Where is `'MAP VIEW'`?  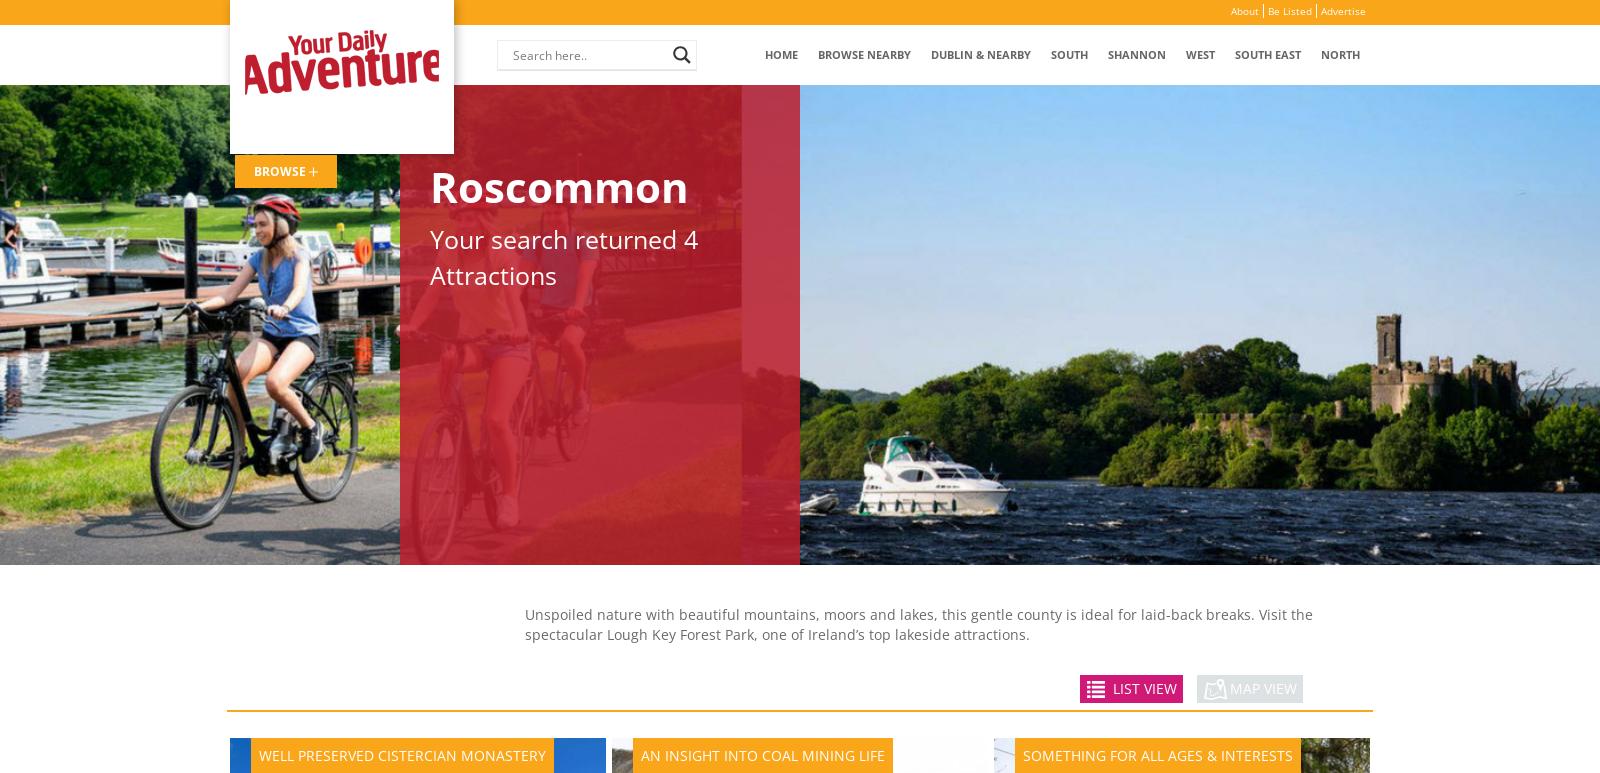 'MAP VIEW' is located at coordinates (1229, 687).